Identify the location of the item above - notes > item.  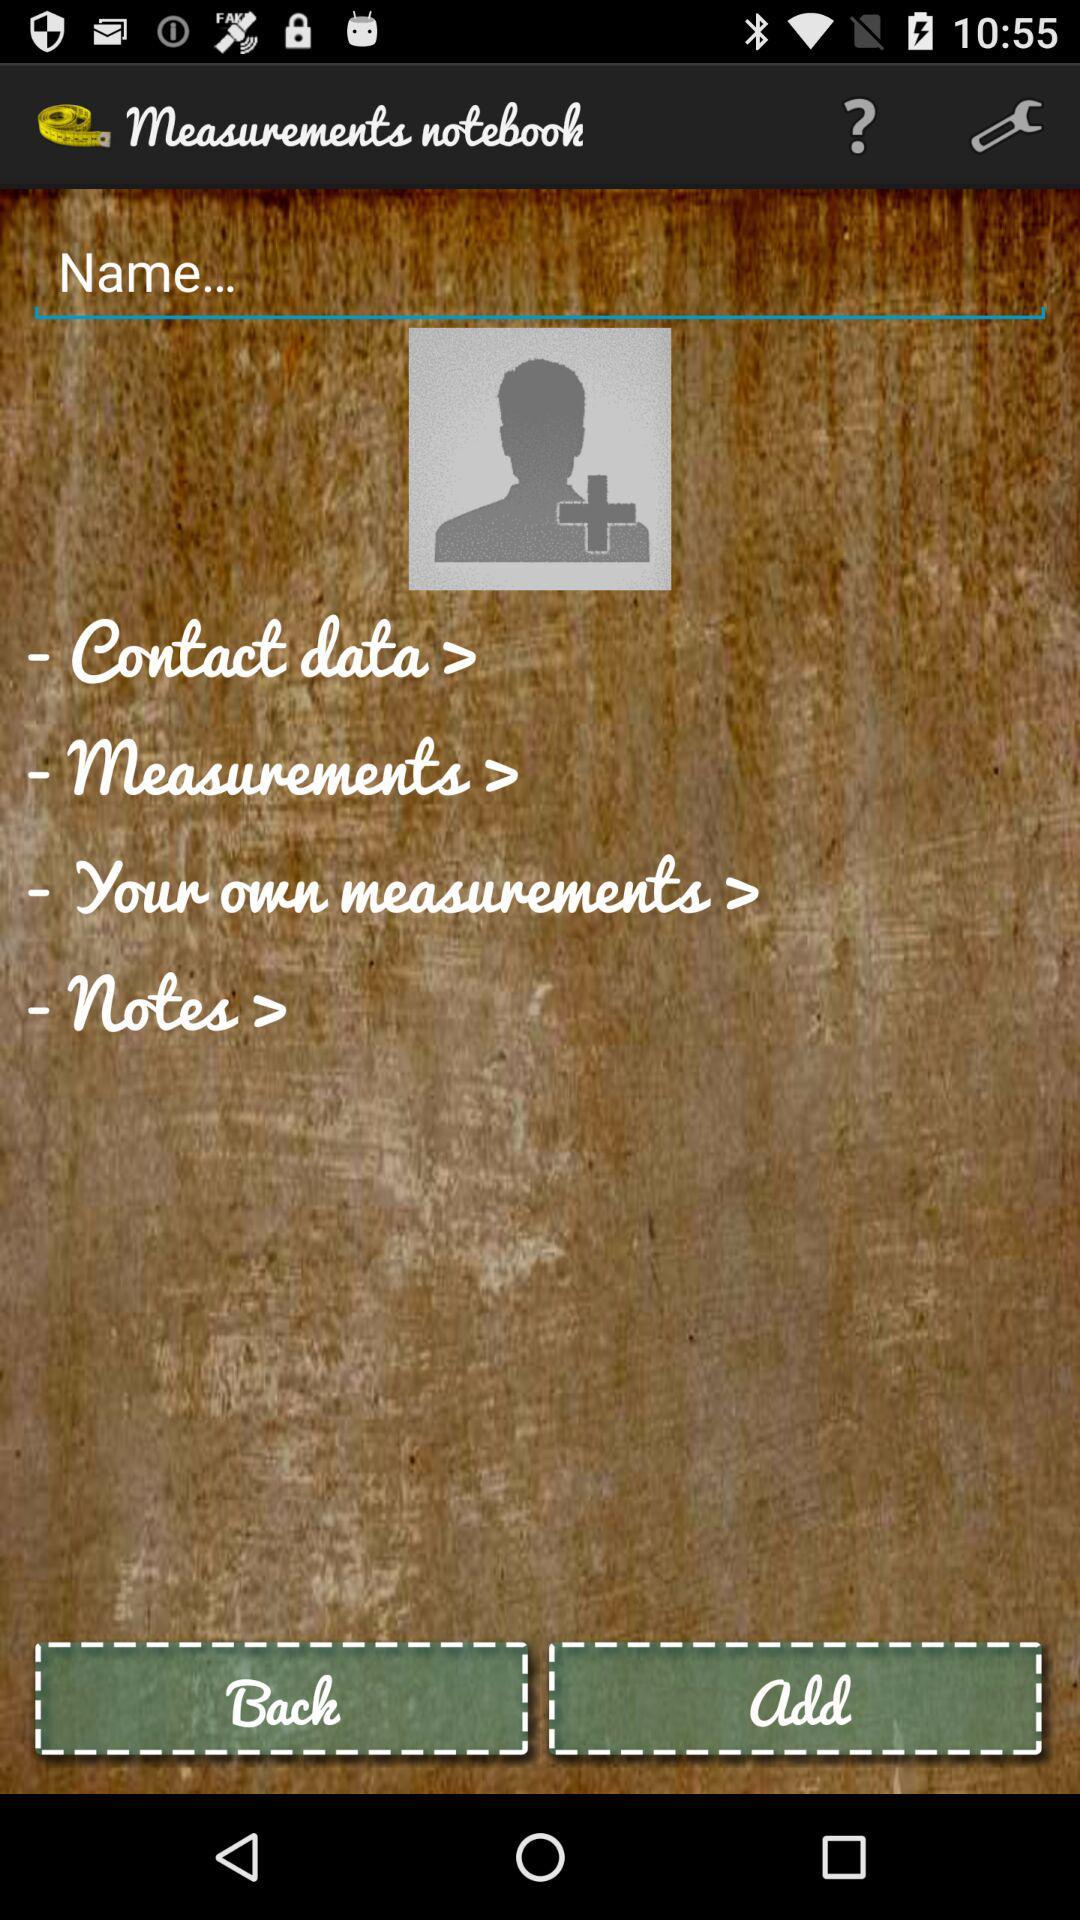
(393, 883).